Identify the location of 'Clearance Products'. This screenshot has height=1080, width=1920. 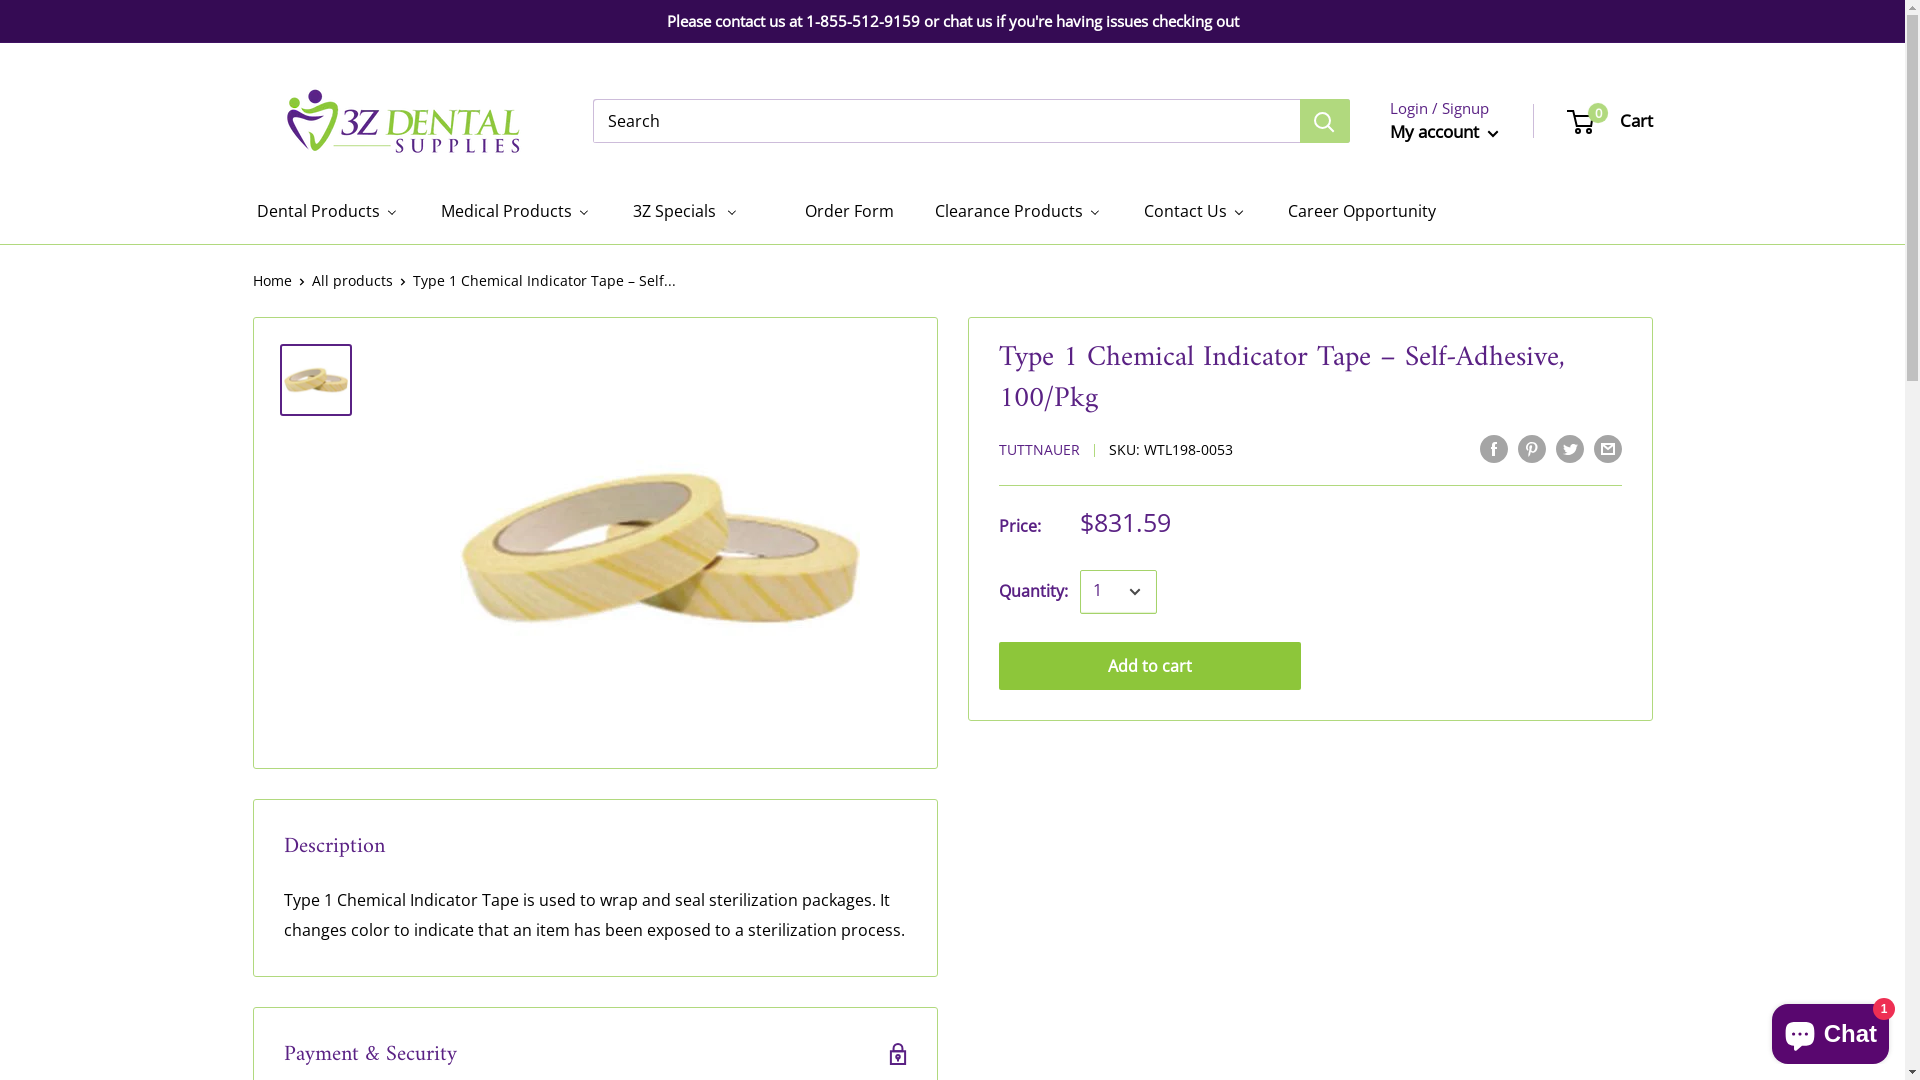
(1017, 211).